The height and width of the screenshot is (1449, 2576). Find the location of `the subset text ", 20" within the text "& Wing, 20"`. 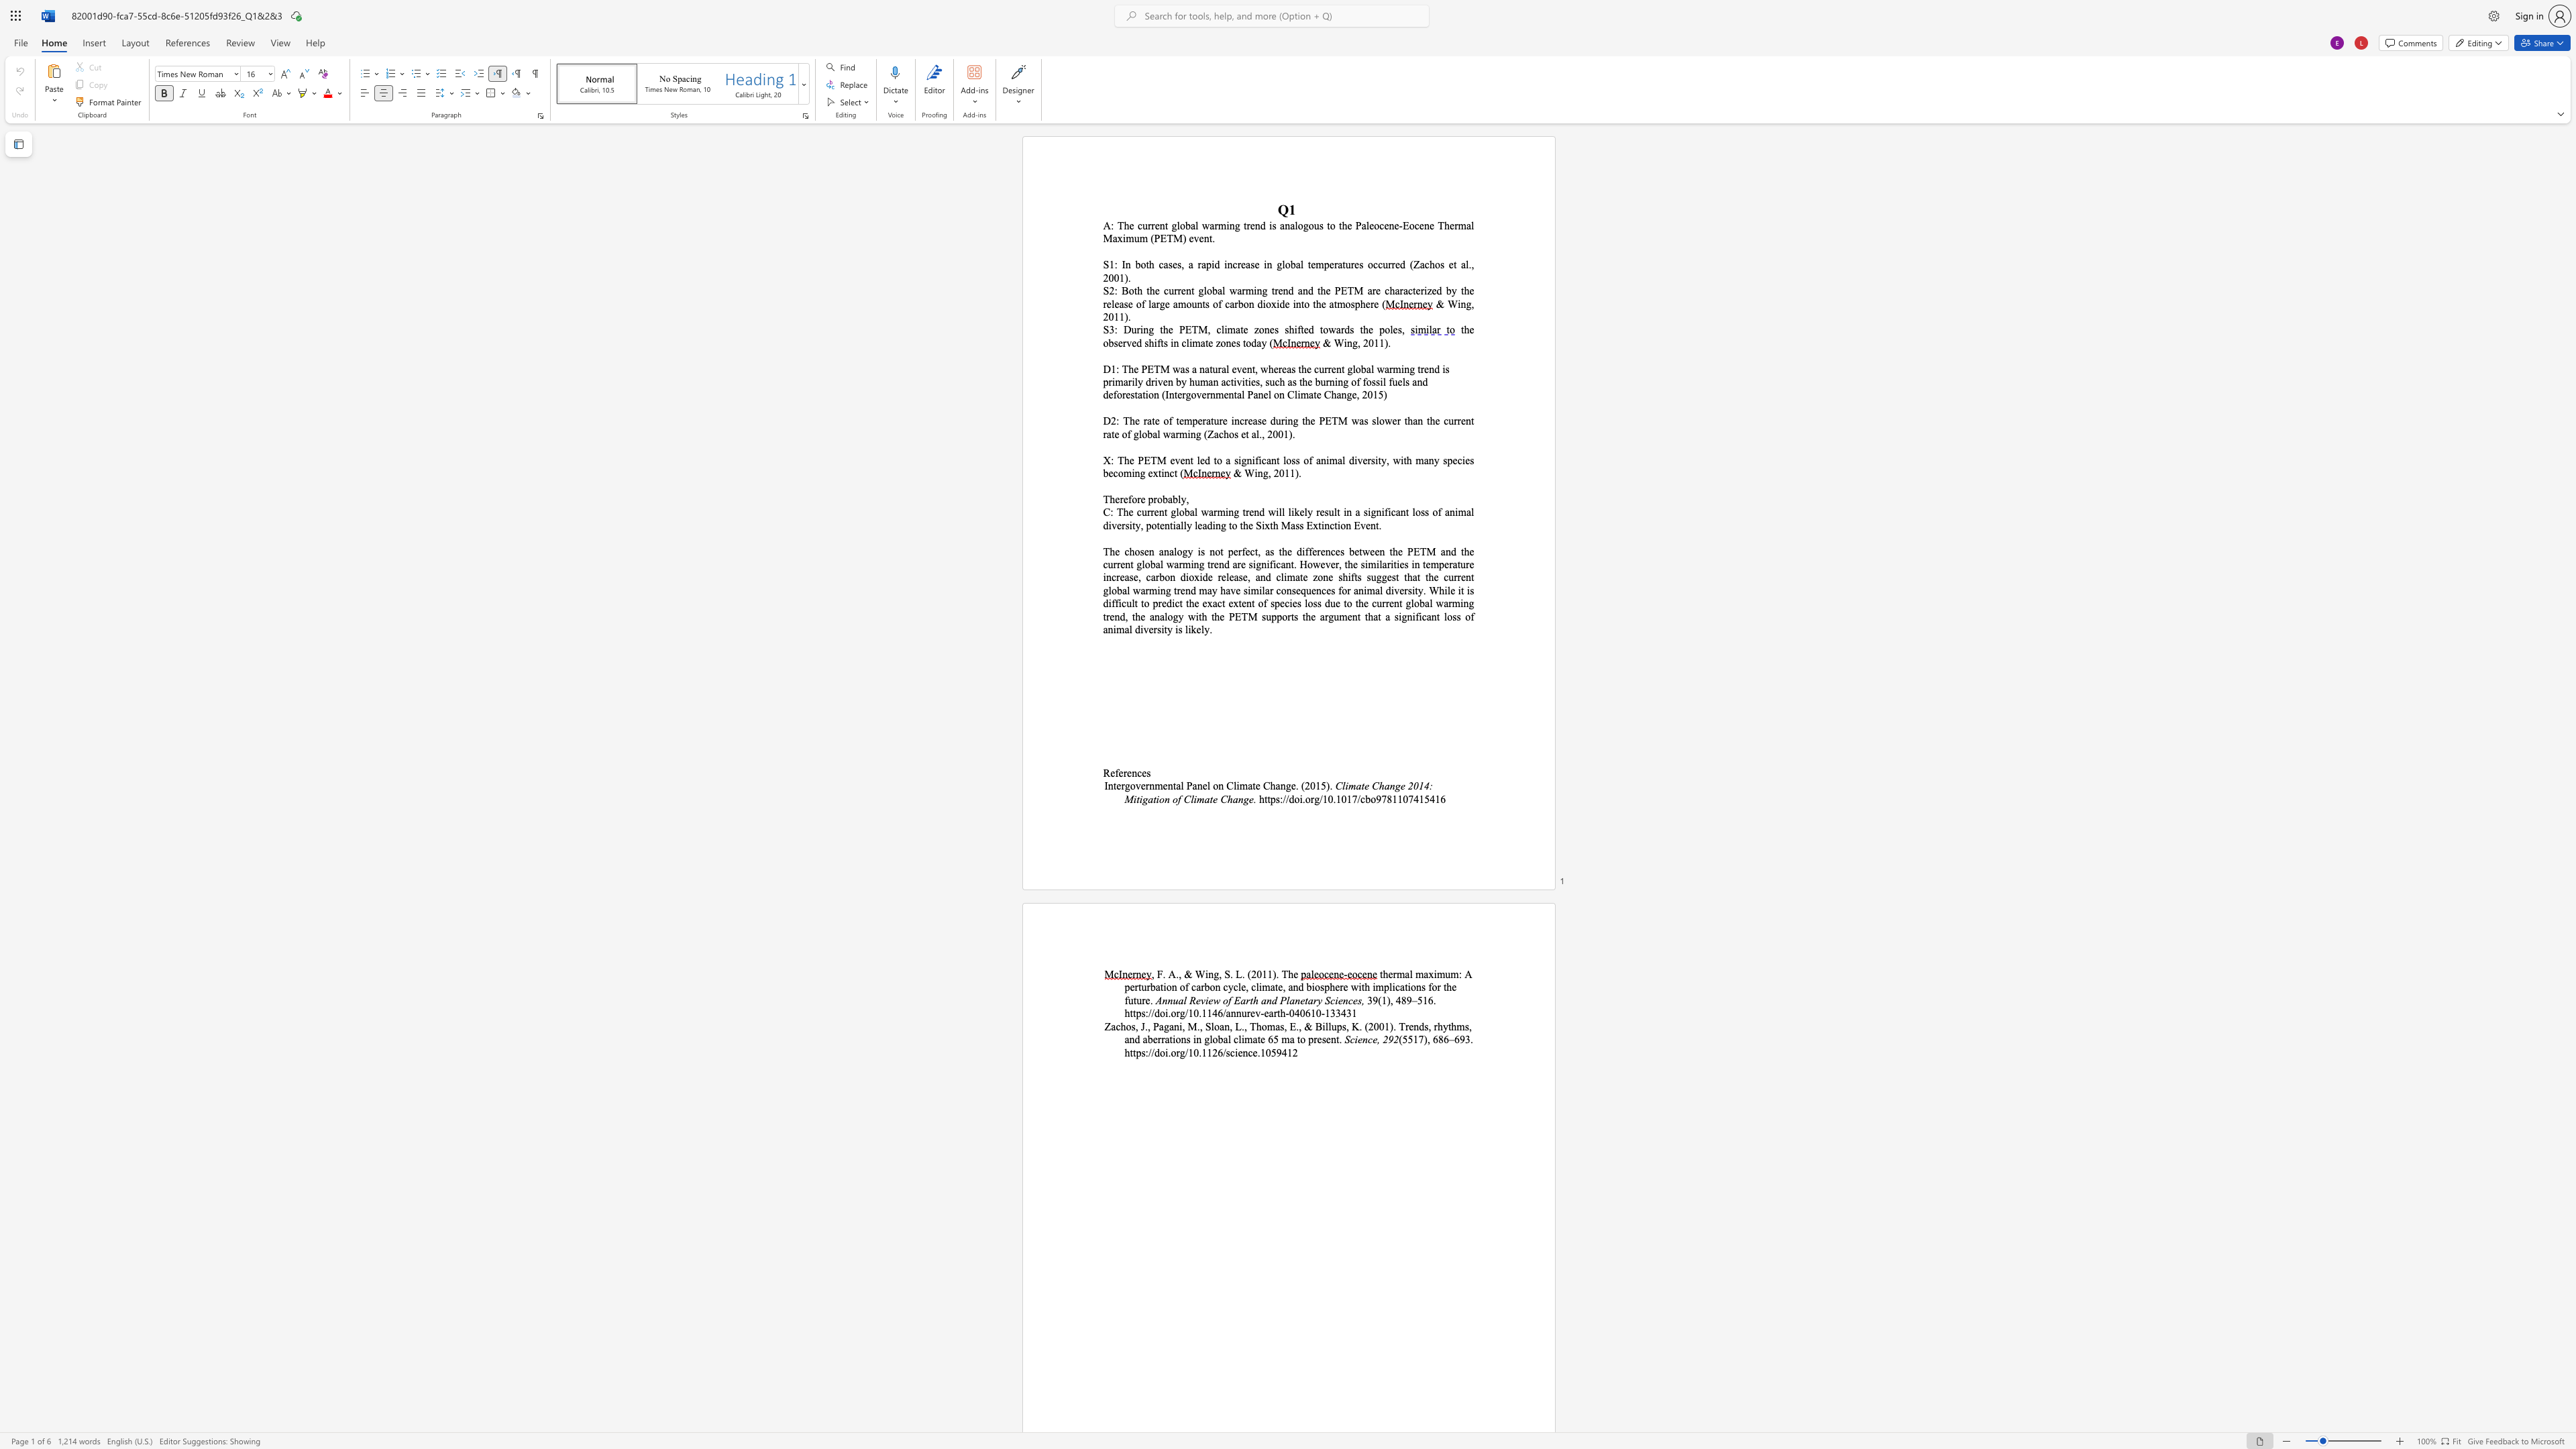

the subset text ", 20" within the text "& Wing, 20" is located at coordinates (1357, 342).